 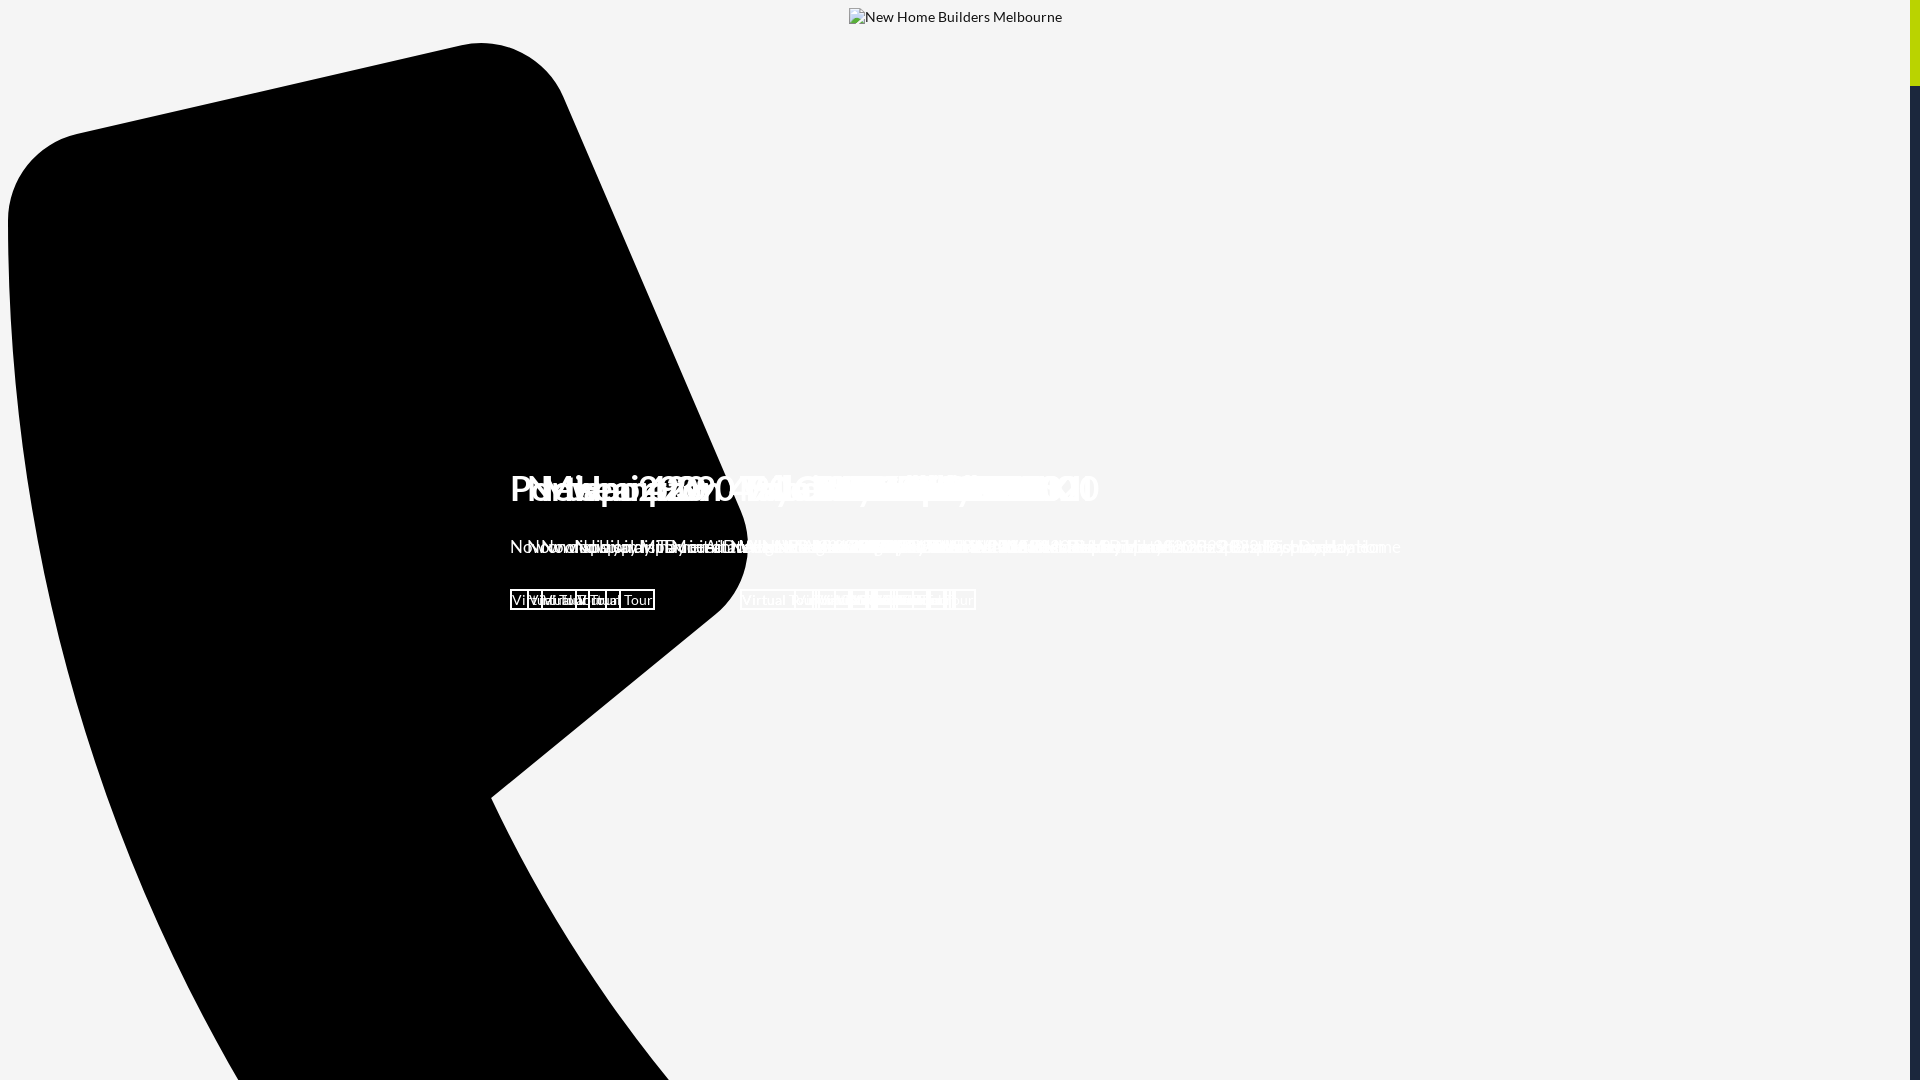 I want to click on 'Virtual Tour', so click(x=906, y=598).